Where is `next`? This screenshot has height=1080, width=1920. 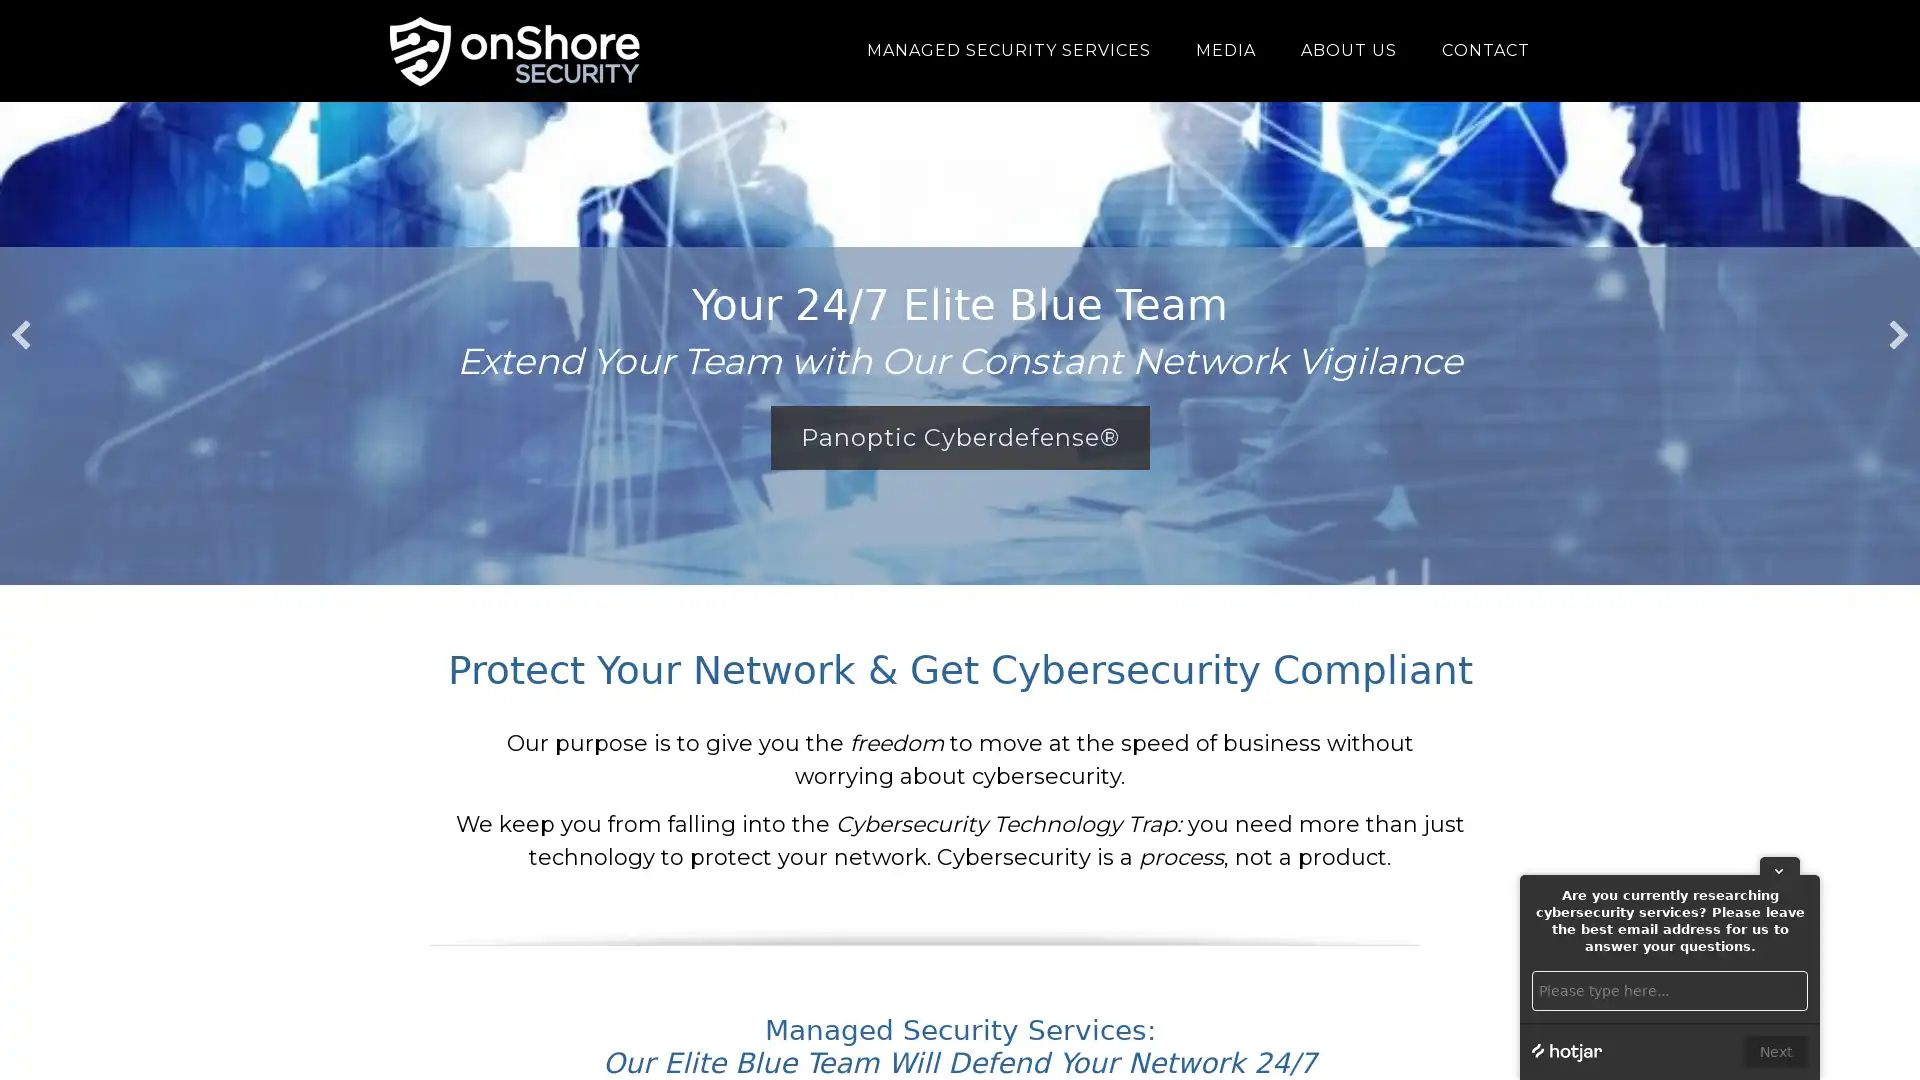
next is located at coordinates (1898, 334).